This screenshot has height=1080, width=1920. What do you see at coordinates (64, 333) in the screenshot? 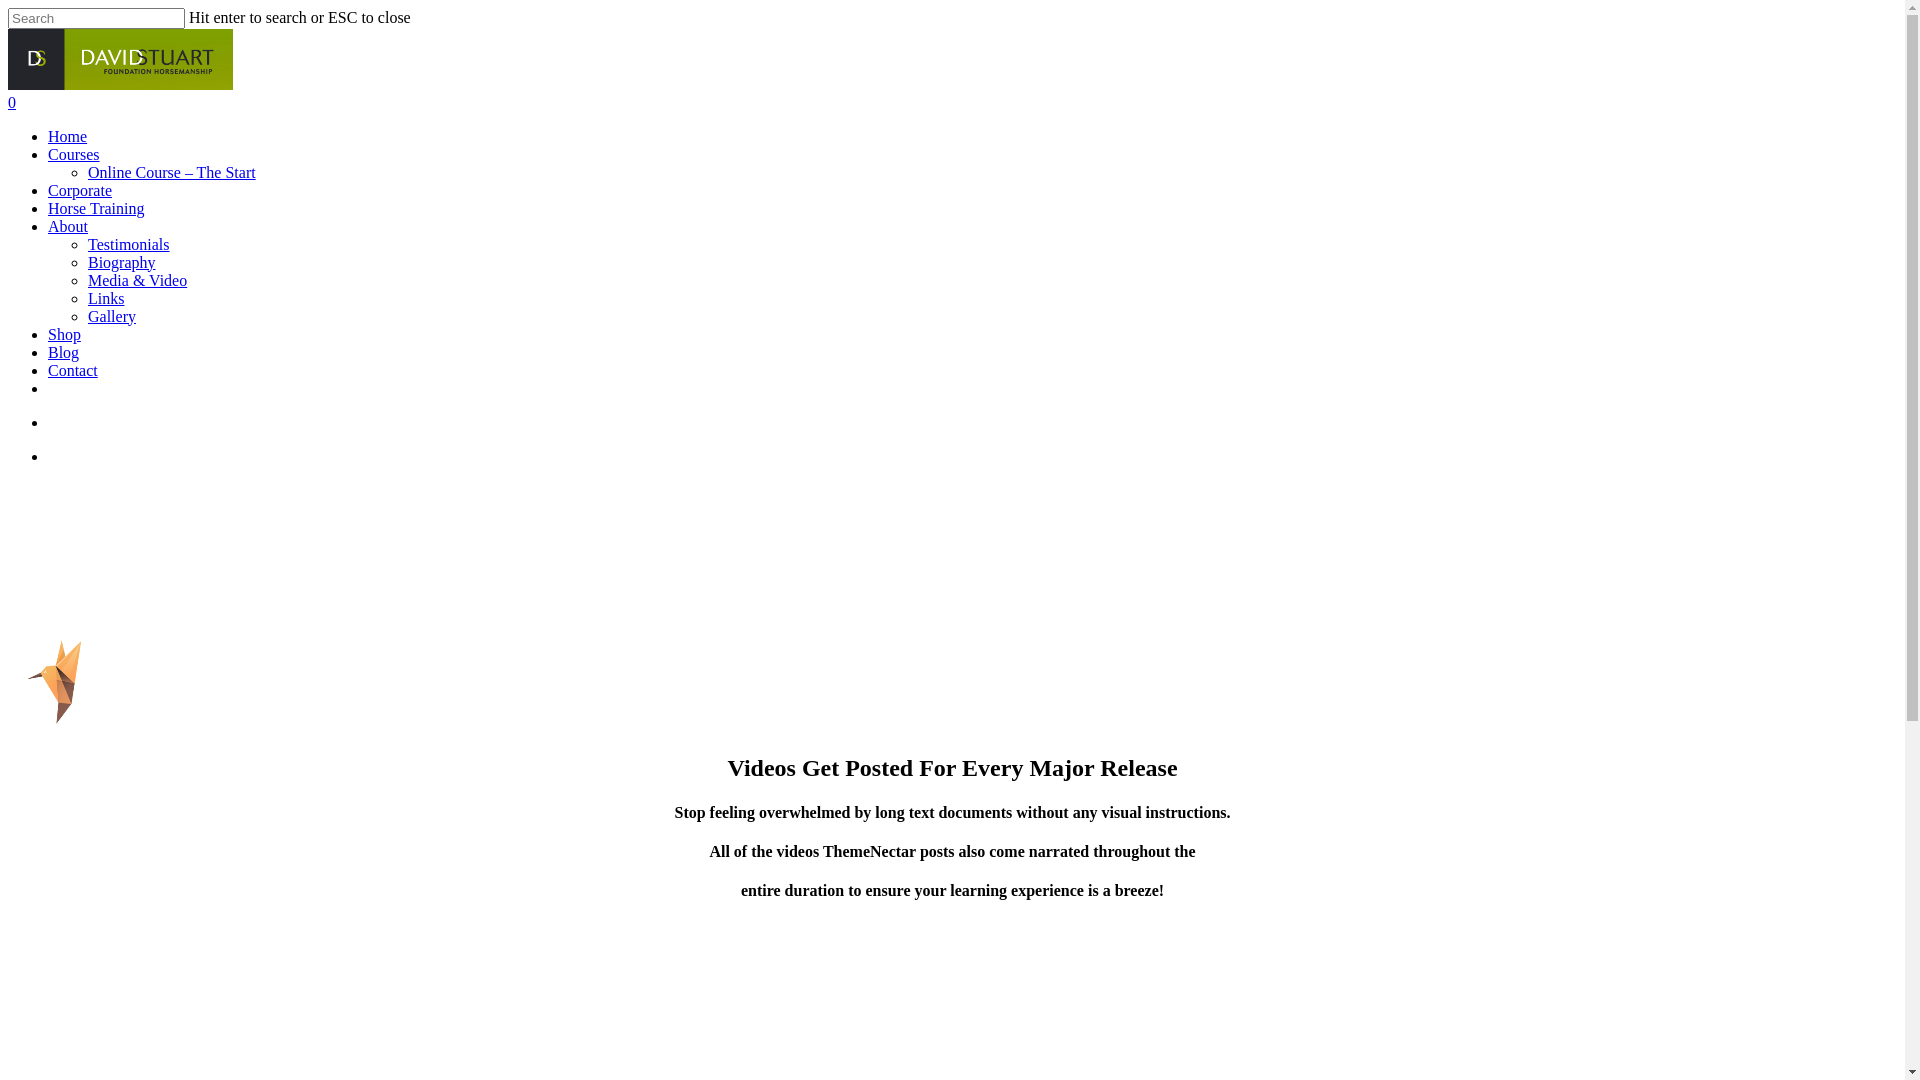
I see `'Shop'` at bounding box center [64, 333].